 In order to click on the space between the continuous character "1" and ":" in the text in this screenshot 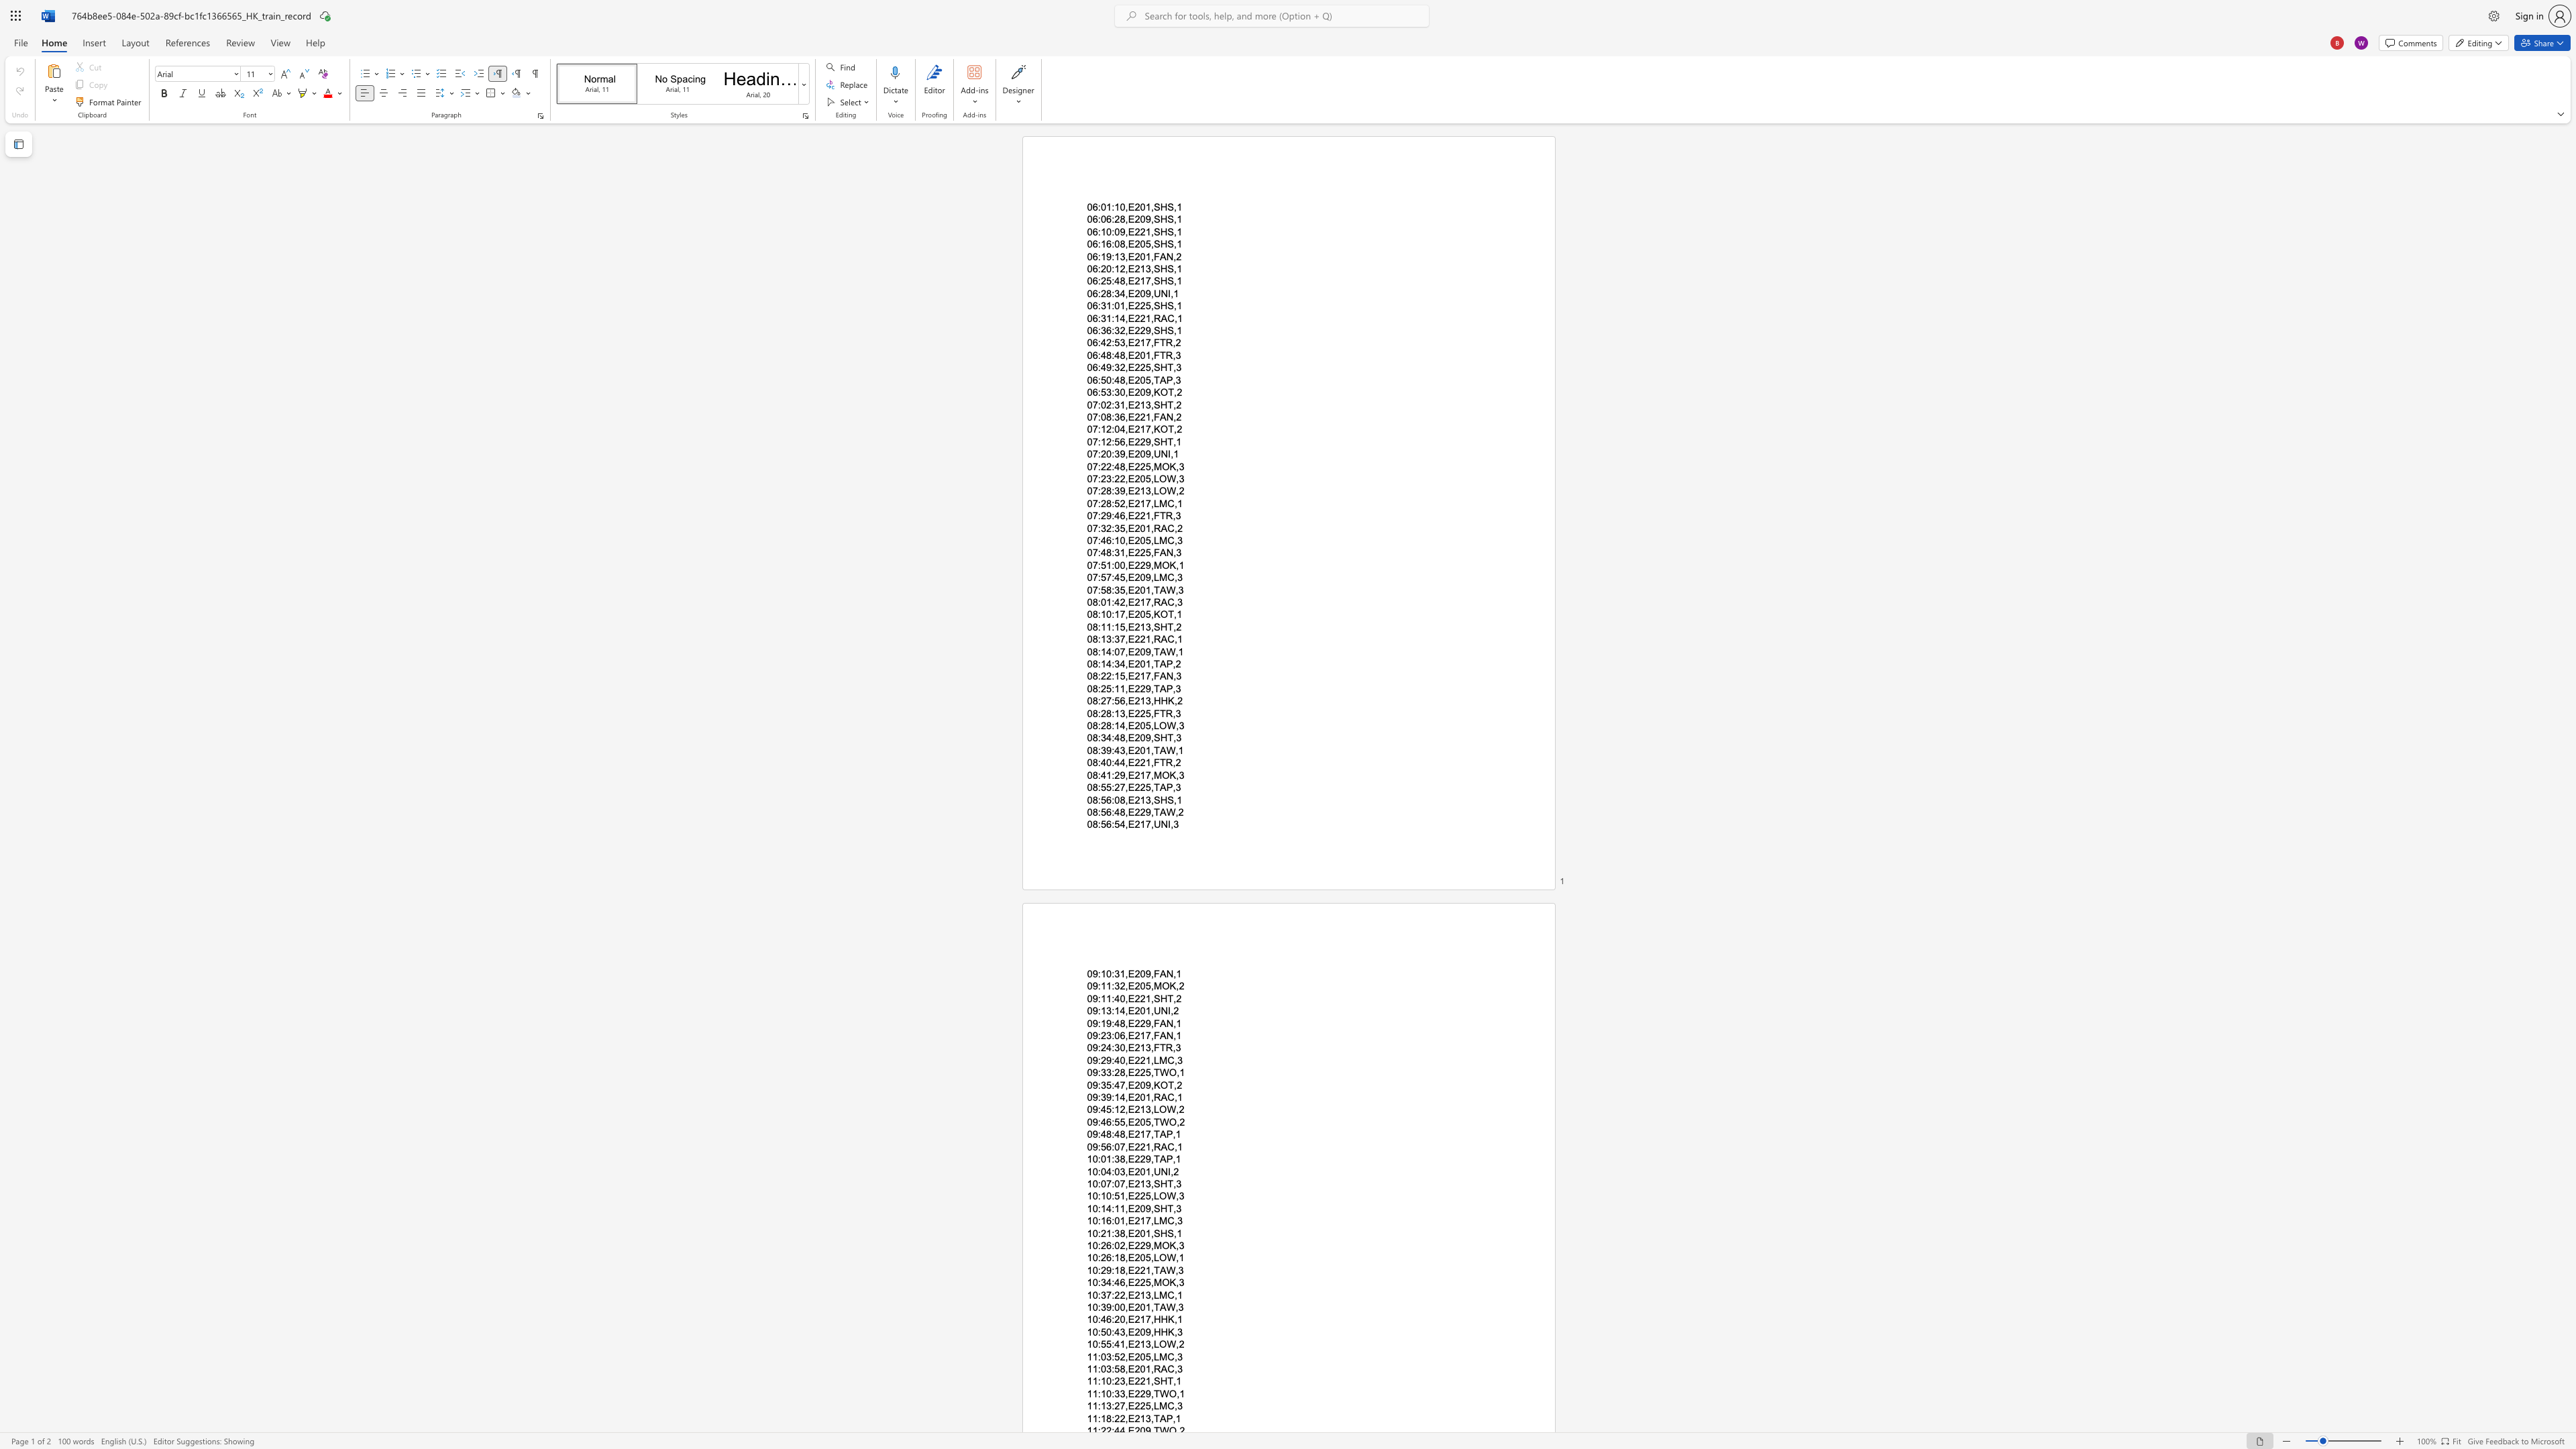, I will do `click(1111, 1232)`.